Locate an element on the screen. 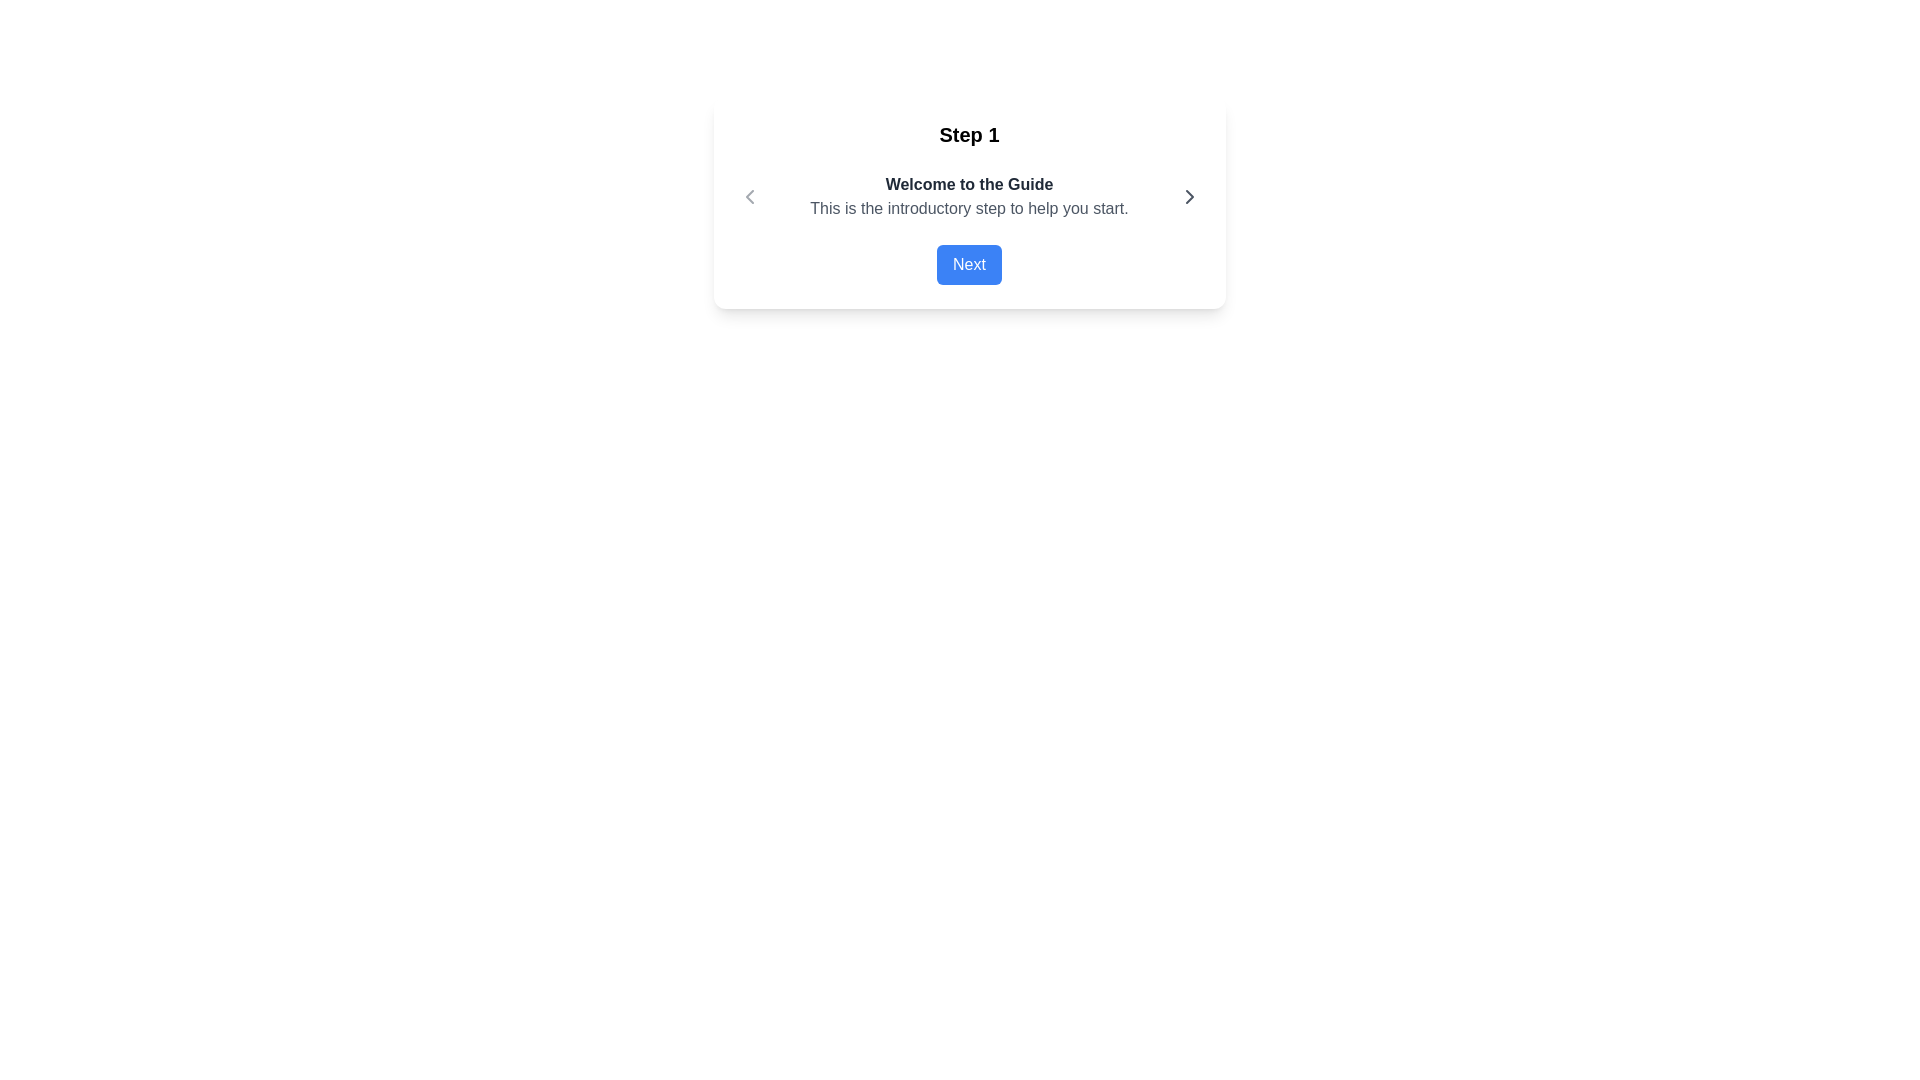 The height and width of the screenshot is (1080, 1920). the text paragraph element that contains the content 'This is the introductory step to help you start.' which is styled in gray and located directly below 'Welcome to the Guide' is located at coordinates (969, 208).